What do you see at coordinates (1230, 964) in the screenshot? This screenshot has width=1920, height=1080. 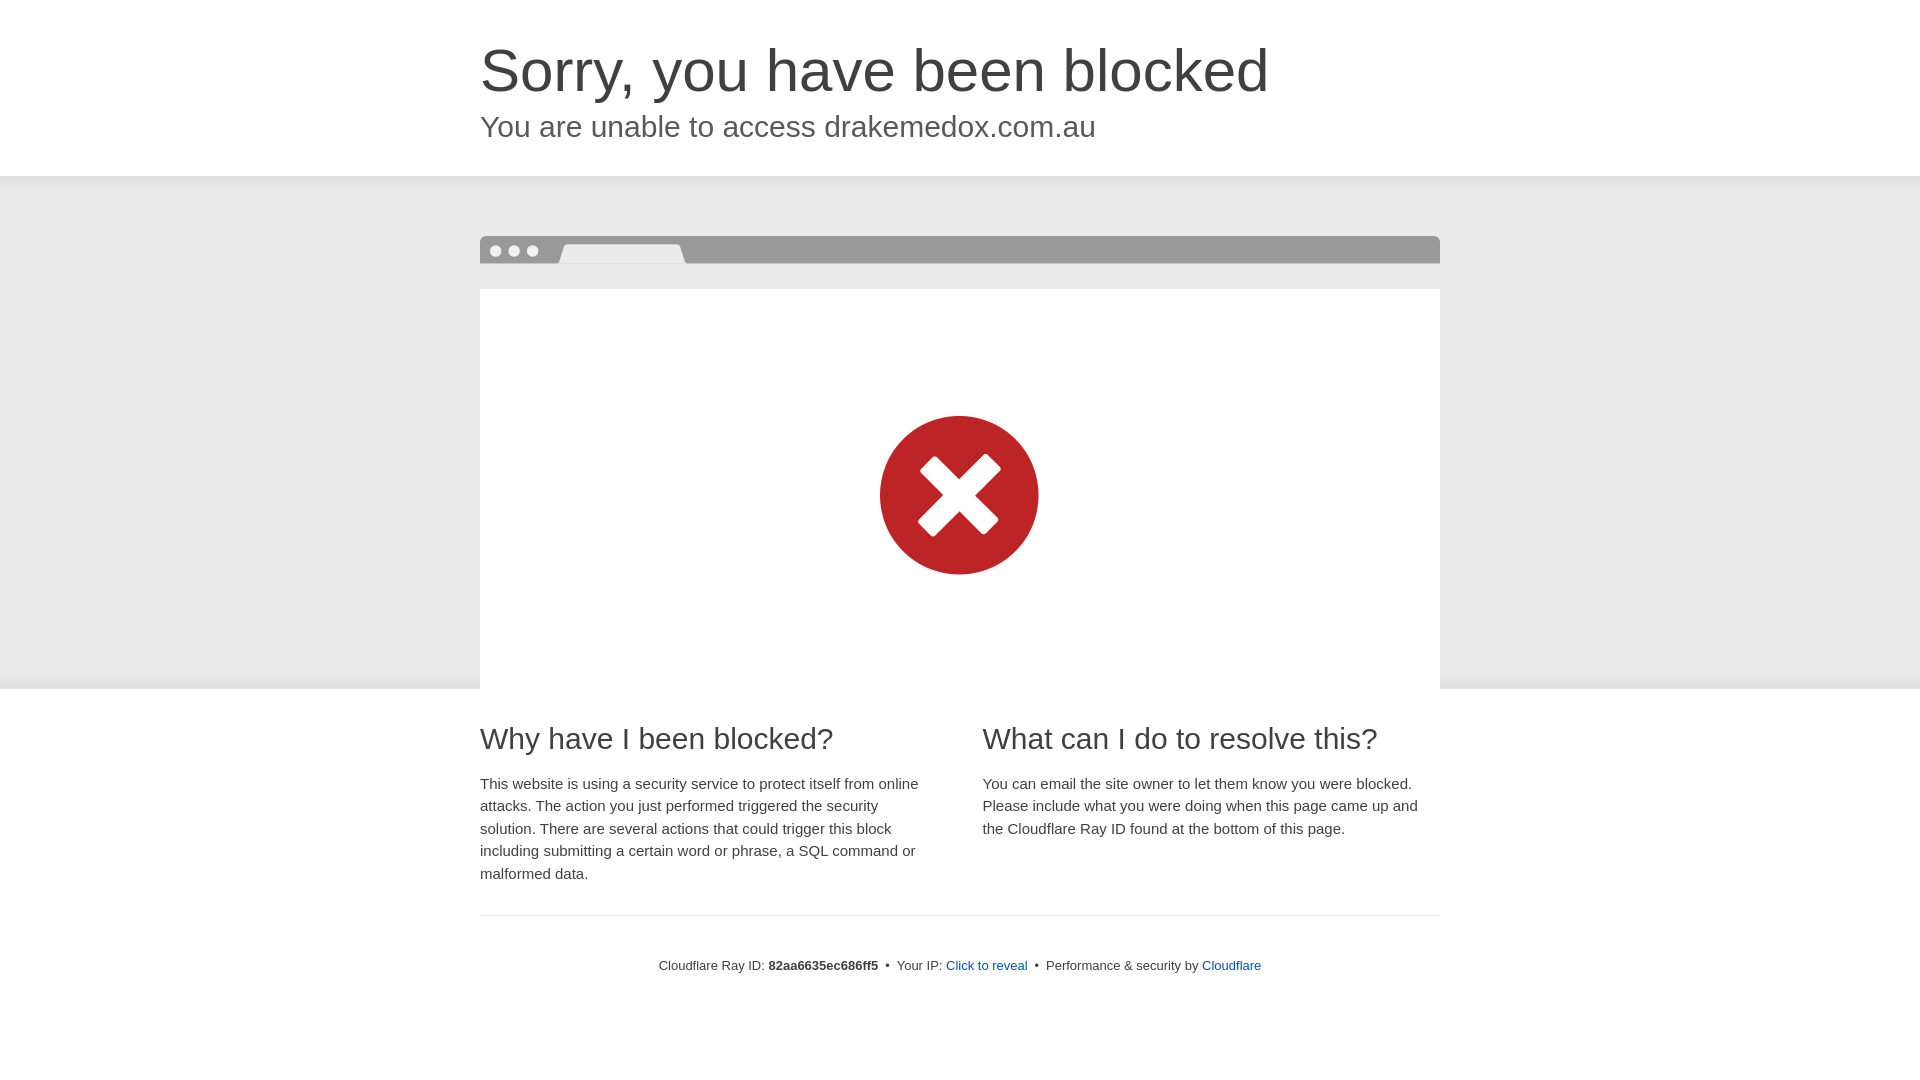 I see `'Cloudflare'` at bounding box center [1230, 964].